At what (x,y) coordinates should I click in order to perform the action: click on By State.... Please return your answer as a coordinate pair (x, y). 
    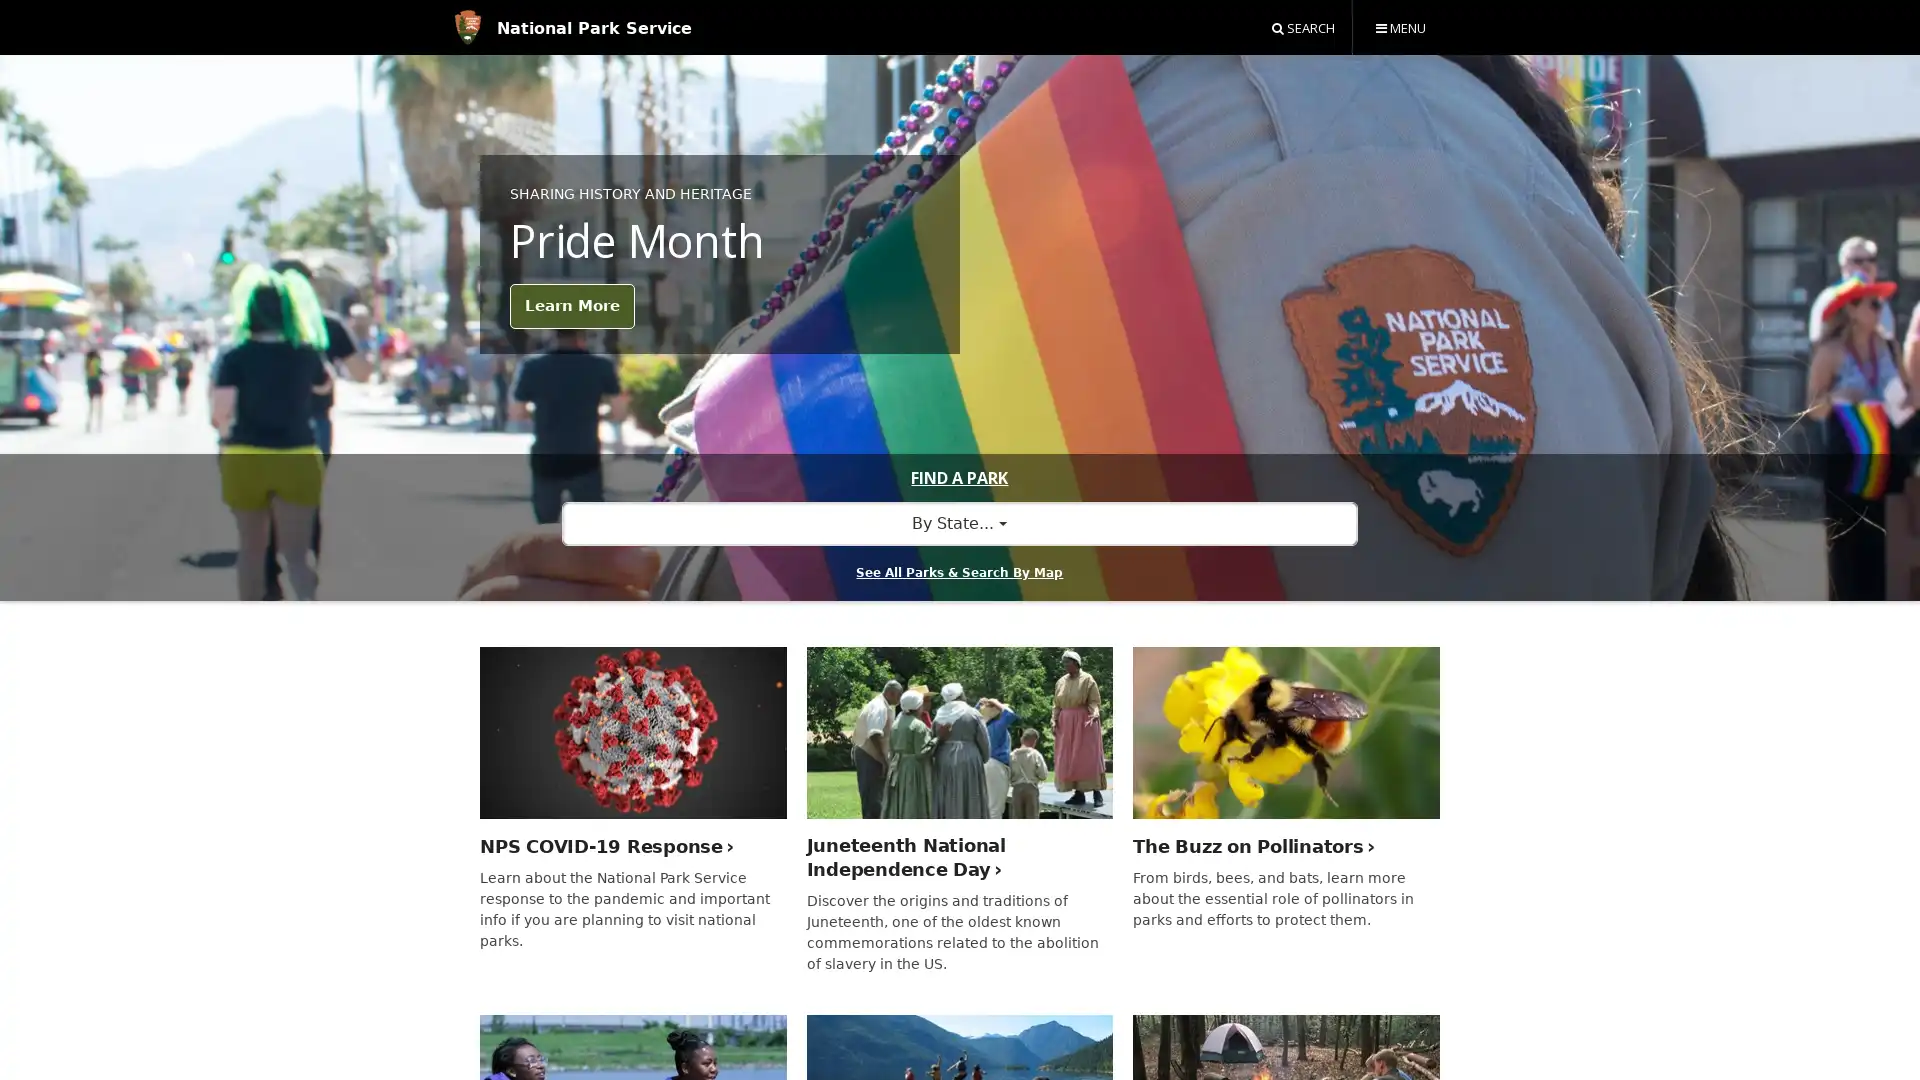
    Looking at the image, I should click on (958, 522).